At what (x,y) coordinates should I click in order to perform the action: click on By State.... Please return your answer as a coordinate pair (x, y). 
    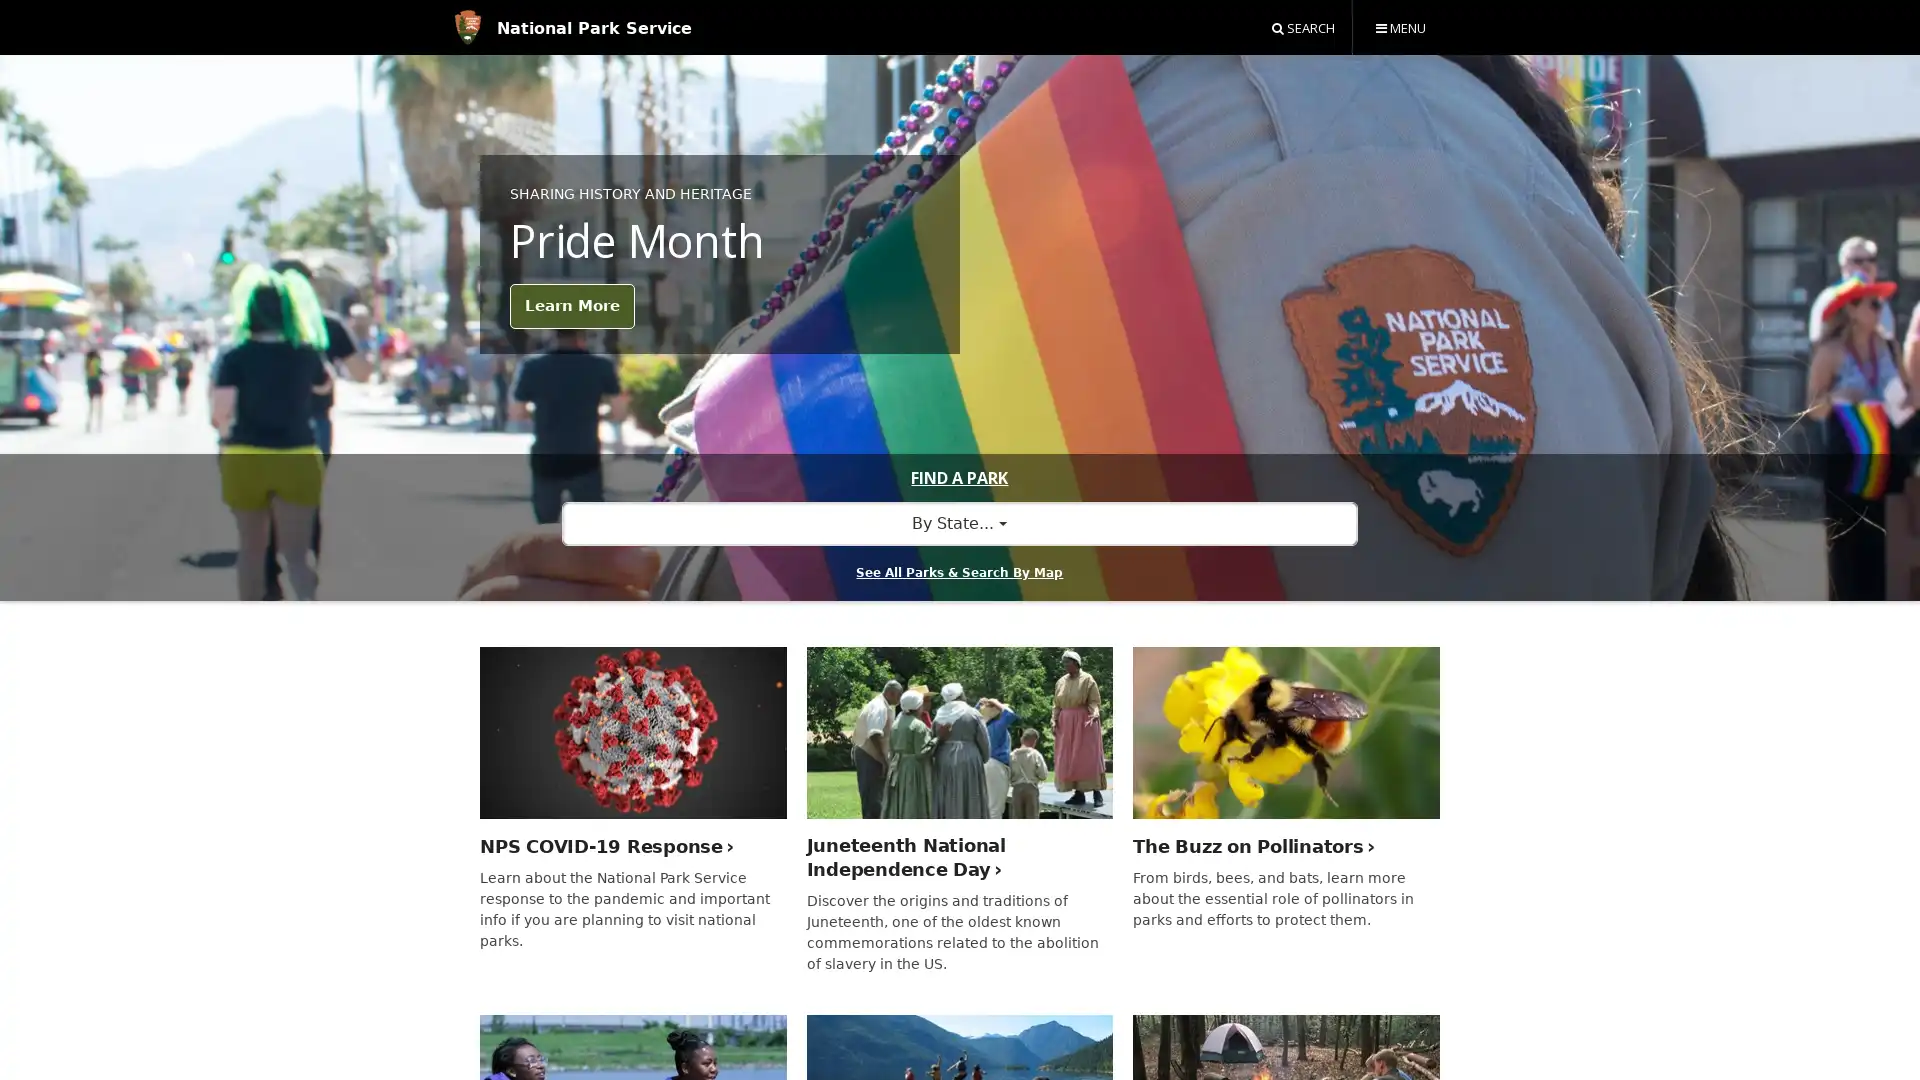
    Looking at the image, I should click on (958, 522).